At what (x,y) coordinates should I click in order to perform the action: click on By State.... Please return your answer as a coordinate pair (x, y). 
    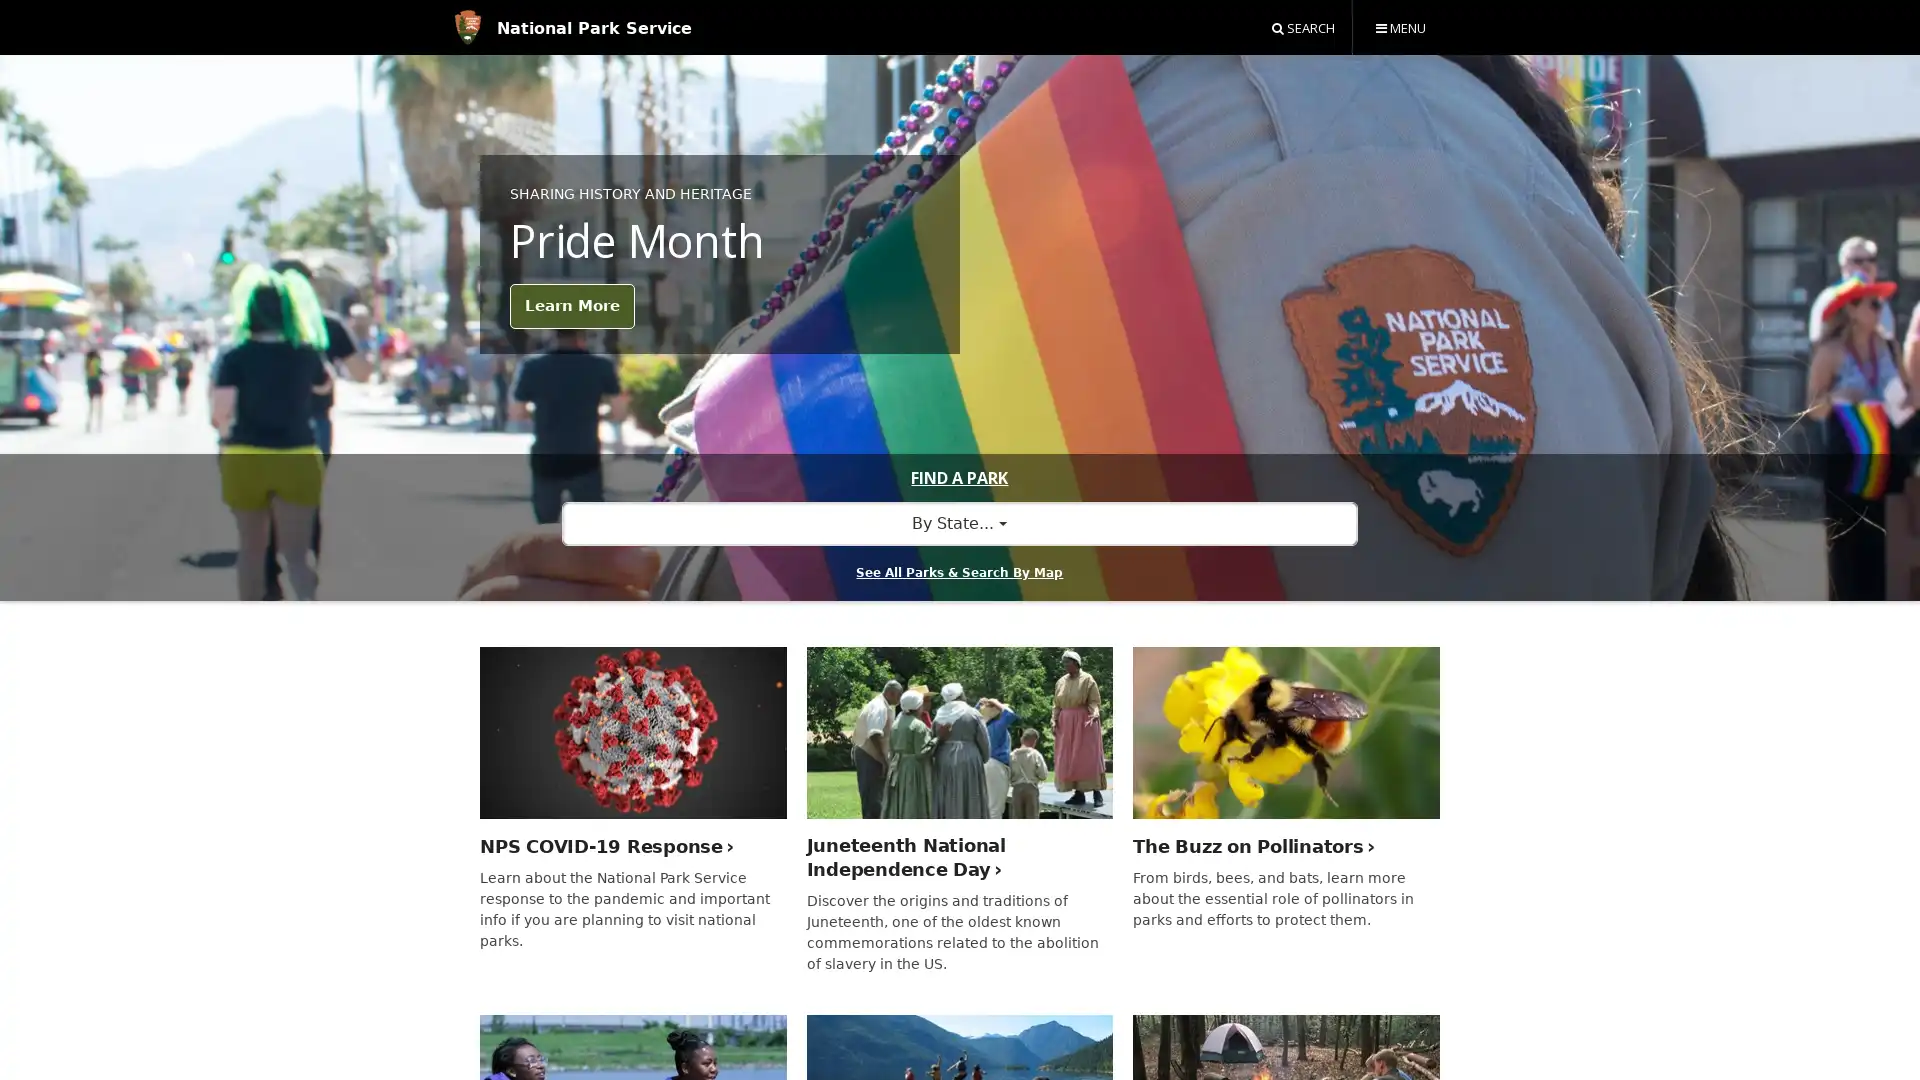
    Looking at the image, I should click on (958, 522).